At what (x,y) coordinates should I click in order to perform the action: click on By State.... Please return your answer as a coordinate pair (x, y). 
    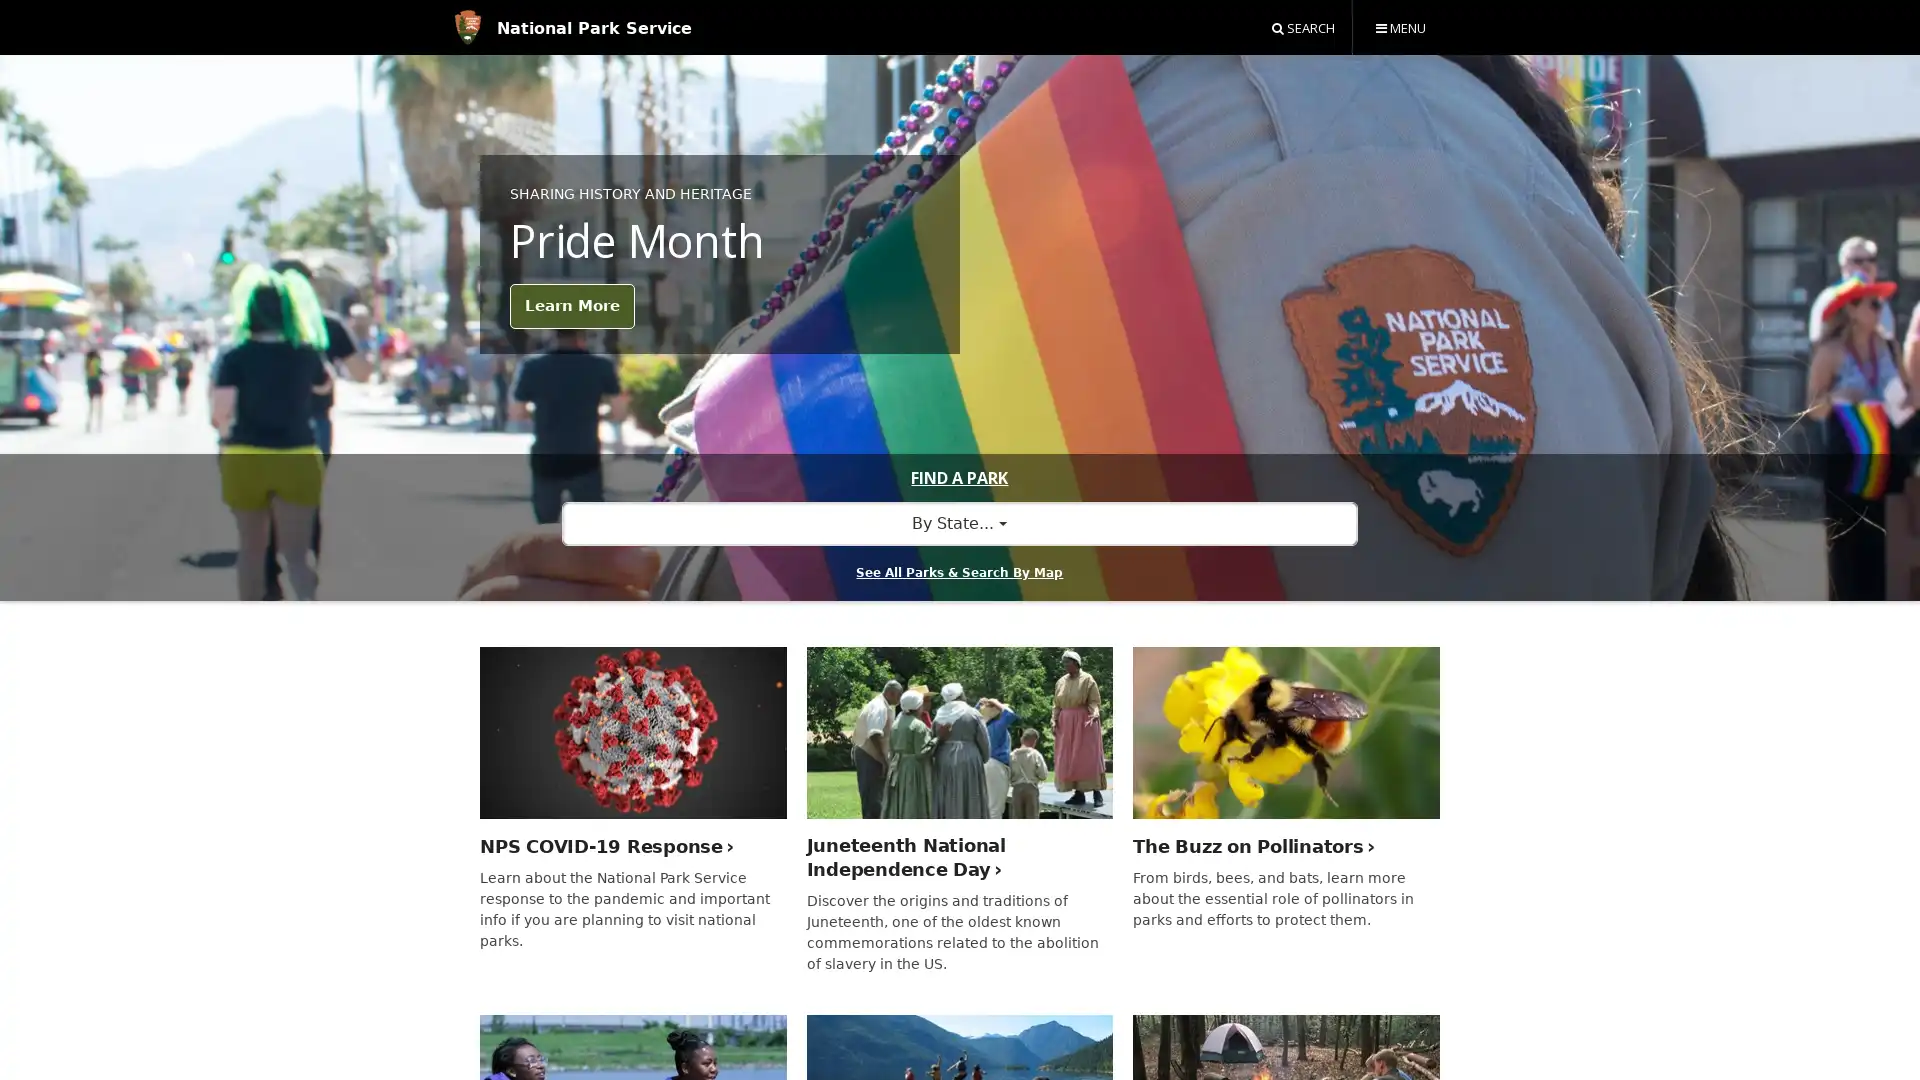
    Looking at the image, I should click on (958, 522).